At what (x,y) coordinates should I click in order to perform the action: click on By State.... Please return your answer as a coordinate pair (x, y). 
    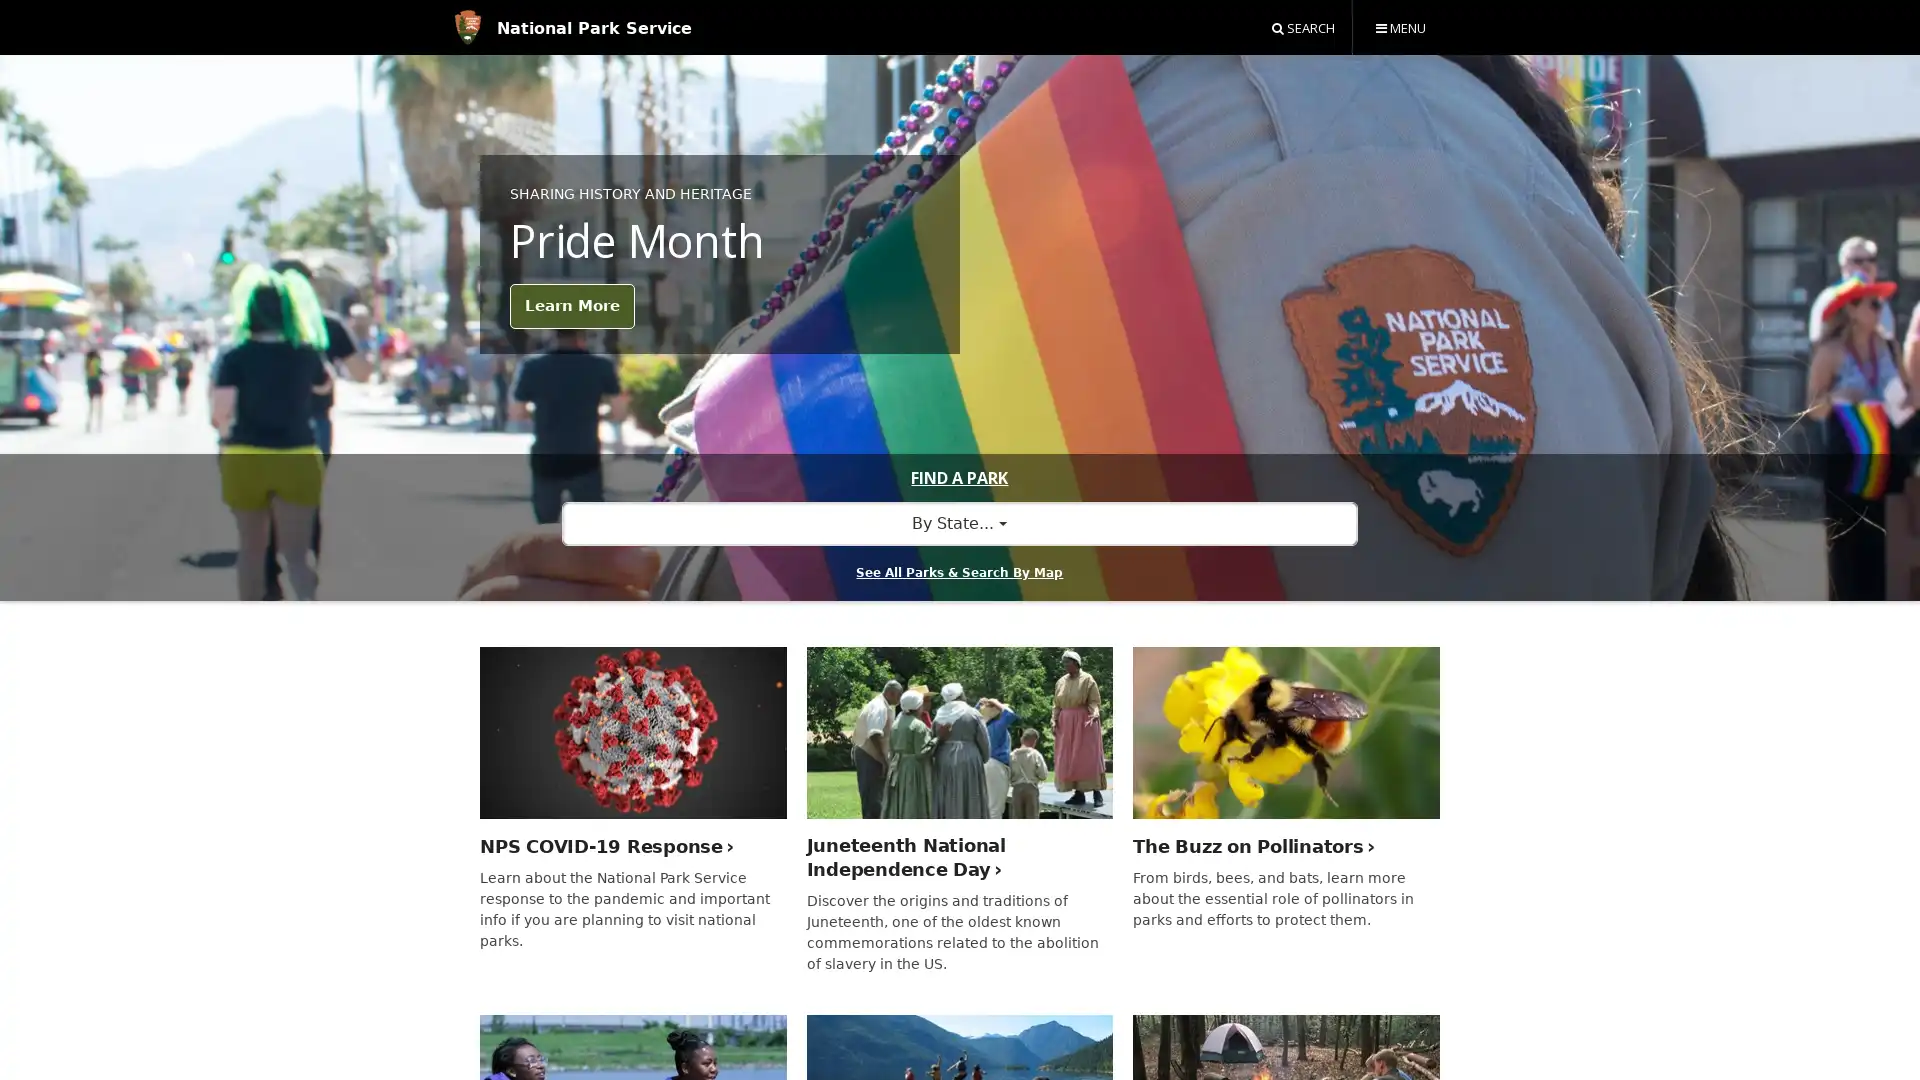
    Looking at the image, I should click on (958, 522).